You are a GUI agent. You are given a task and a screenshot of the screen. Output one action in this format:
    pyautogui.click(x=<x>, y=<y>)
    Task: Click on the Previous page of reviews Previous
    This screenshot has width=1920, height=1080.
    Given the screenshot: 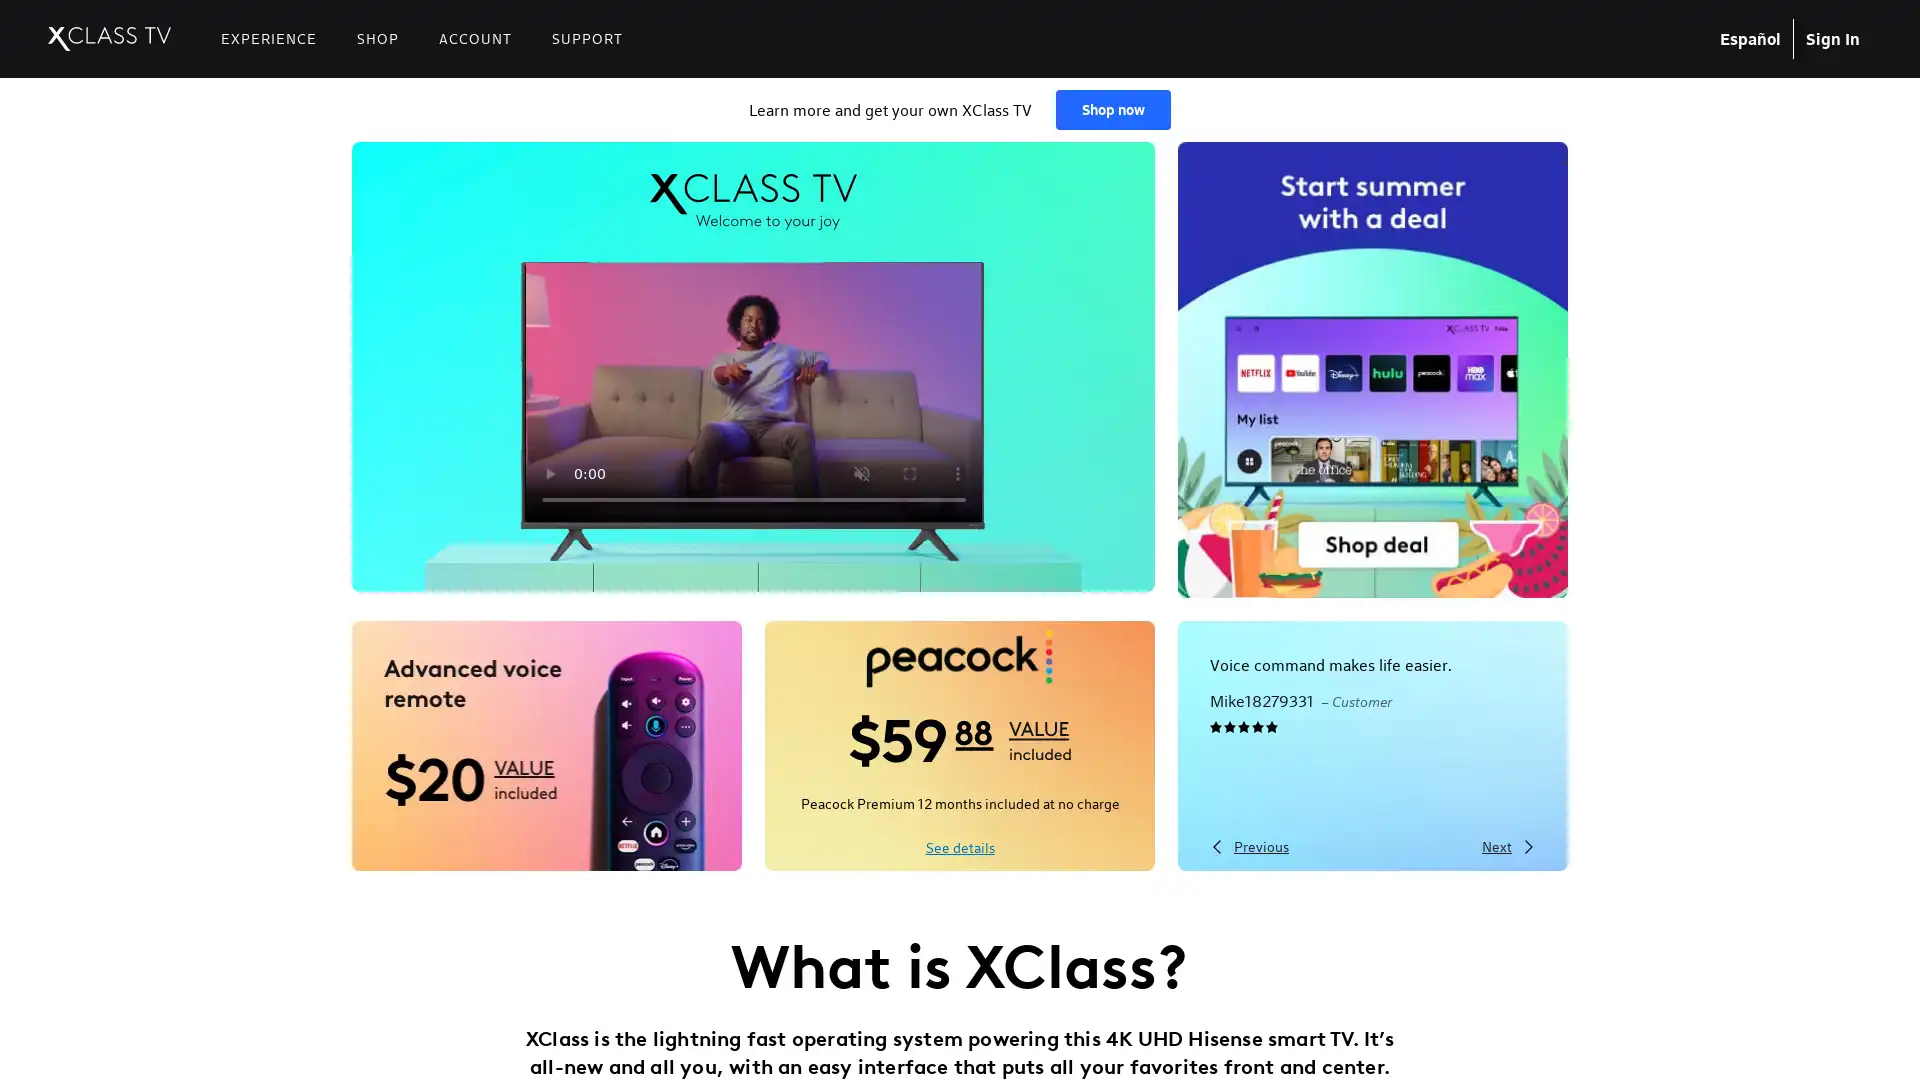 What is the action you would take?
    pyautogui.click(x=1248, y=845)
    